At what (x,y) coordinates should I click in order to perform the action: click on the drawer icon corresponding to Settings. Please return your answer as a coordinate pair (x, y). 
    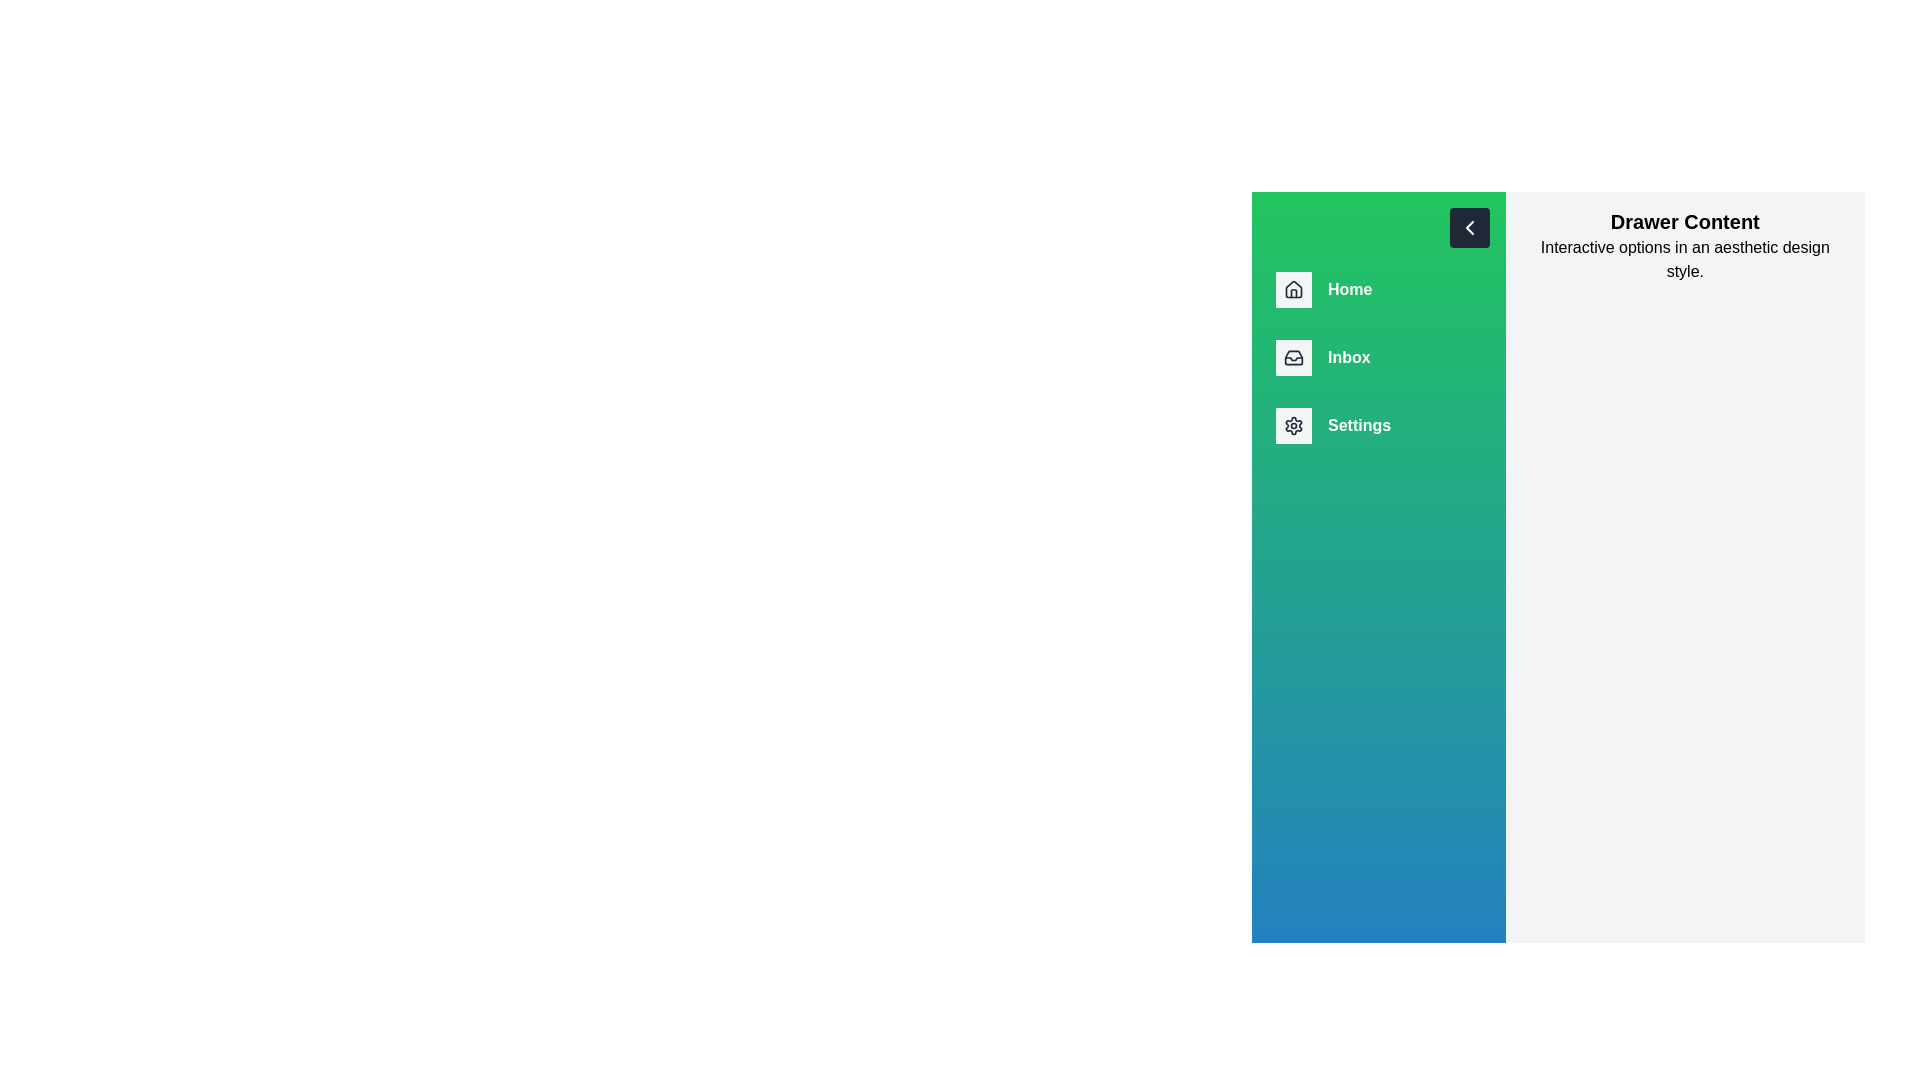
    Looking at the image, I should click on (1294, 424).